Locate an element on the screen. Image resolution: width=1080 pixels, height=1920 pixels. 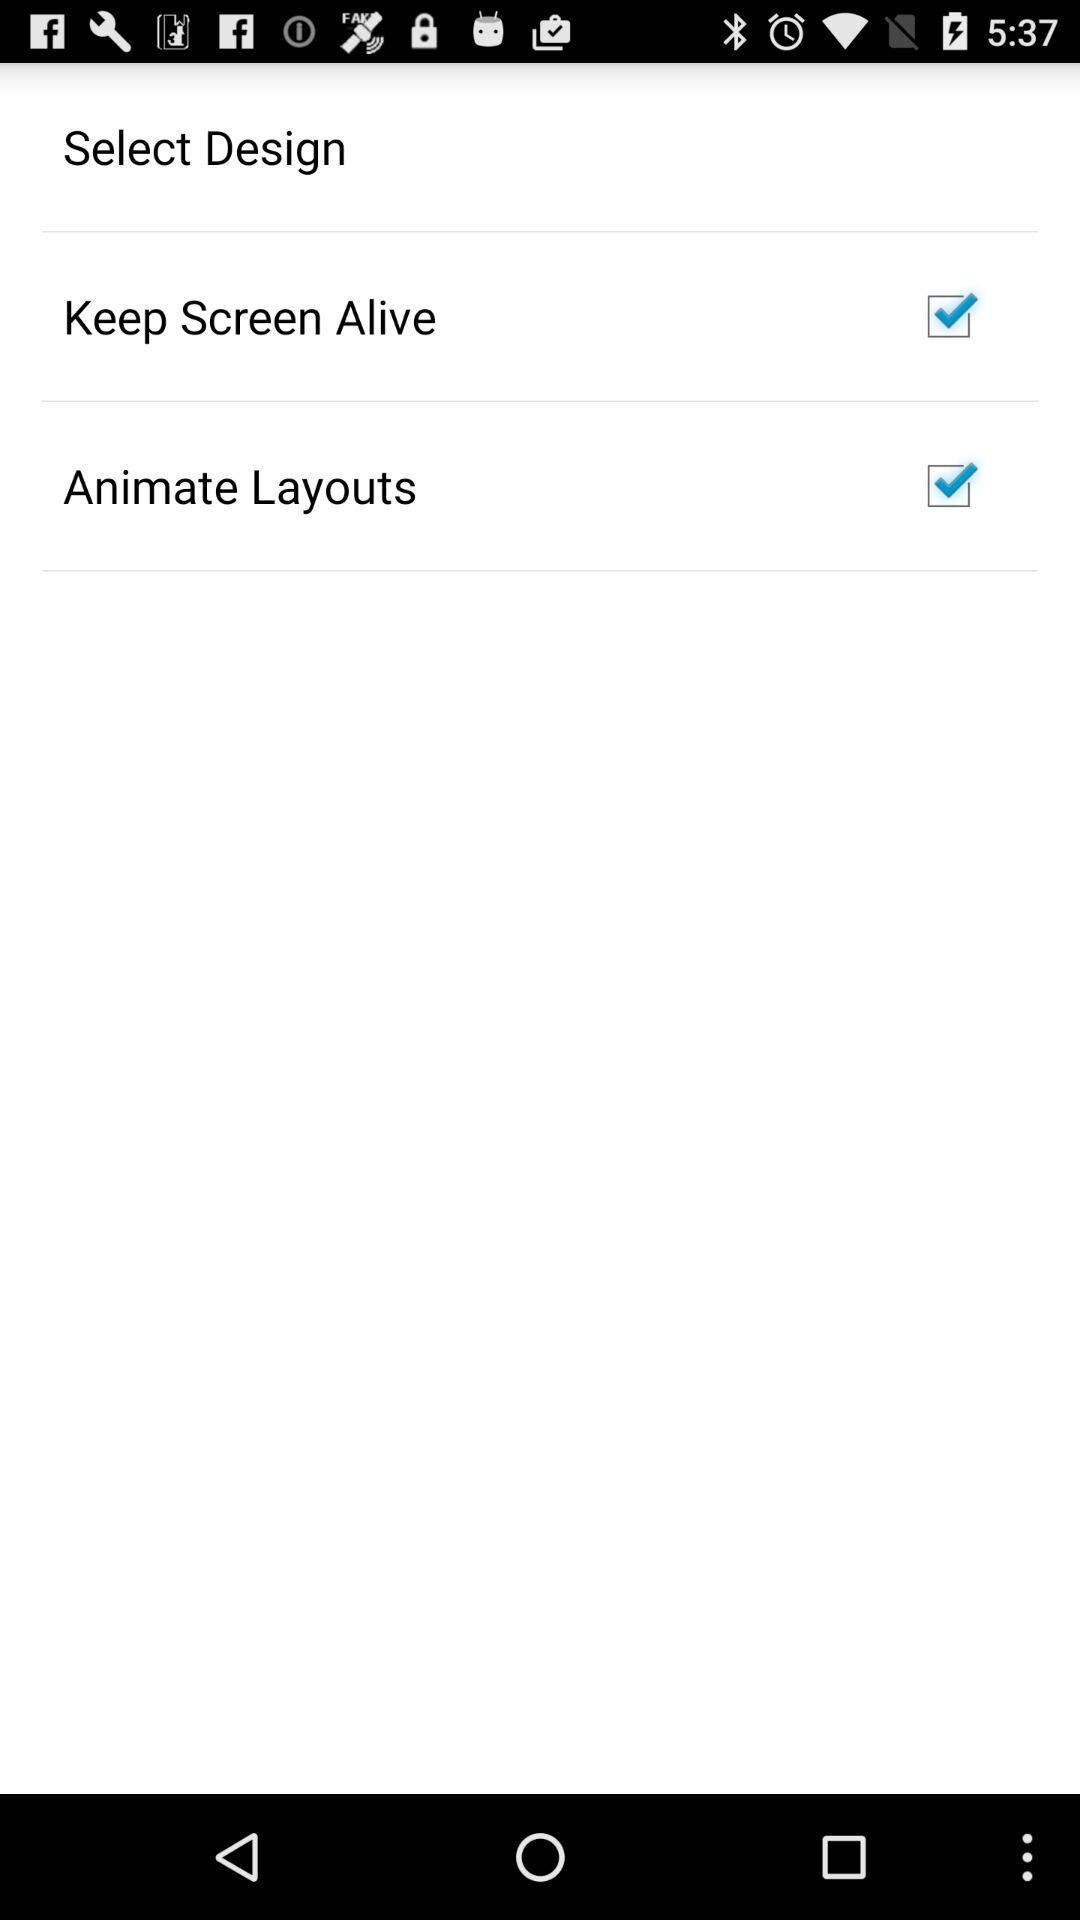
icon below keep screen alive item is located at coordinates (238, 485).